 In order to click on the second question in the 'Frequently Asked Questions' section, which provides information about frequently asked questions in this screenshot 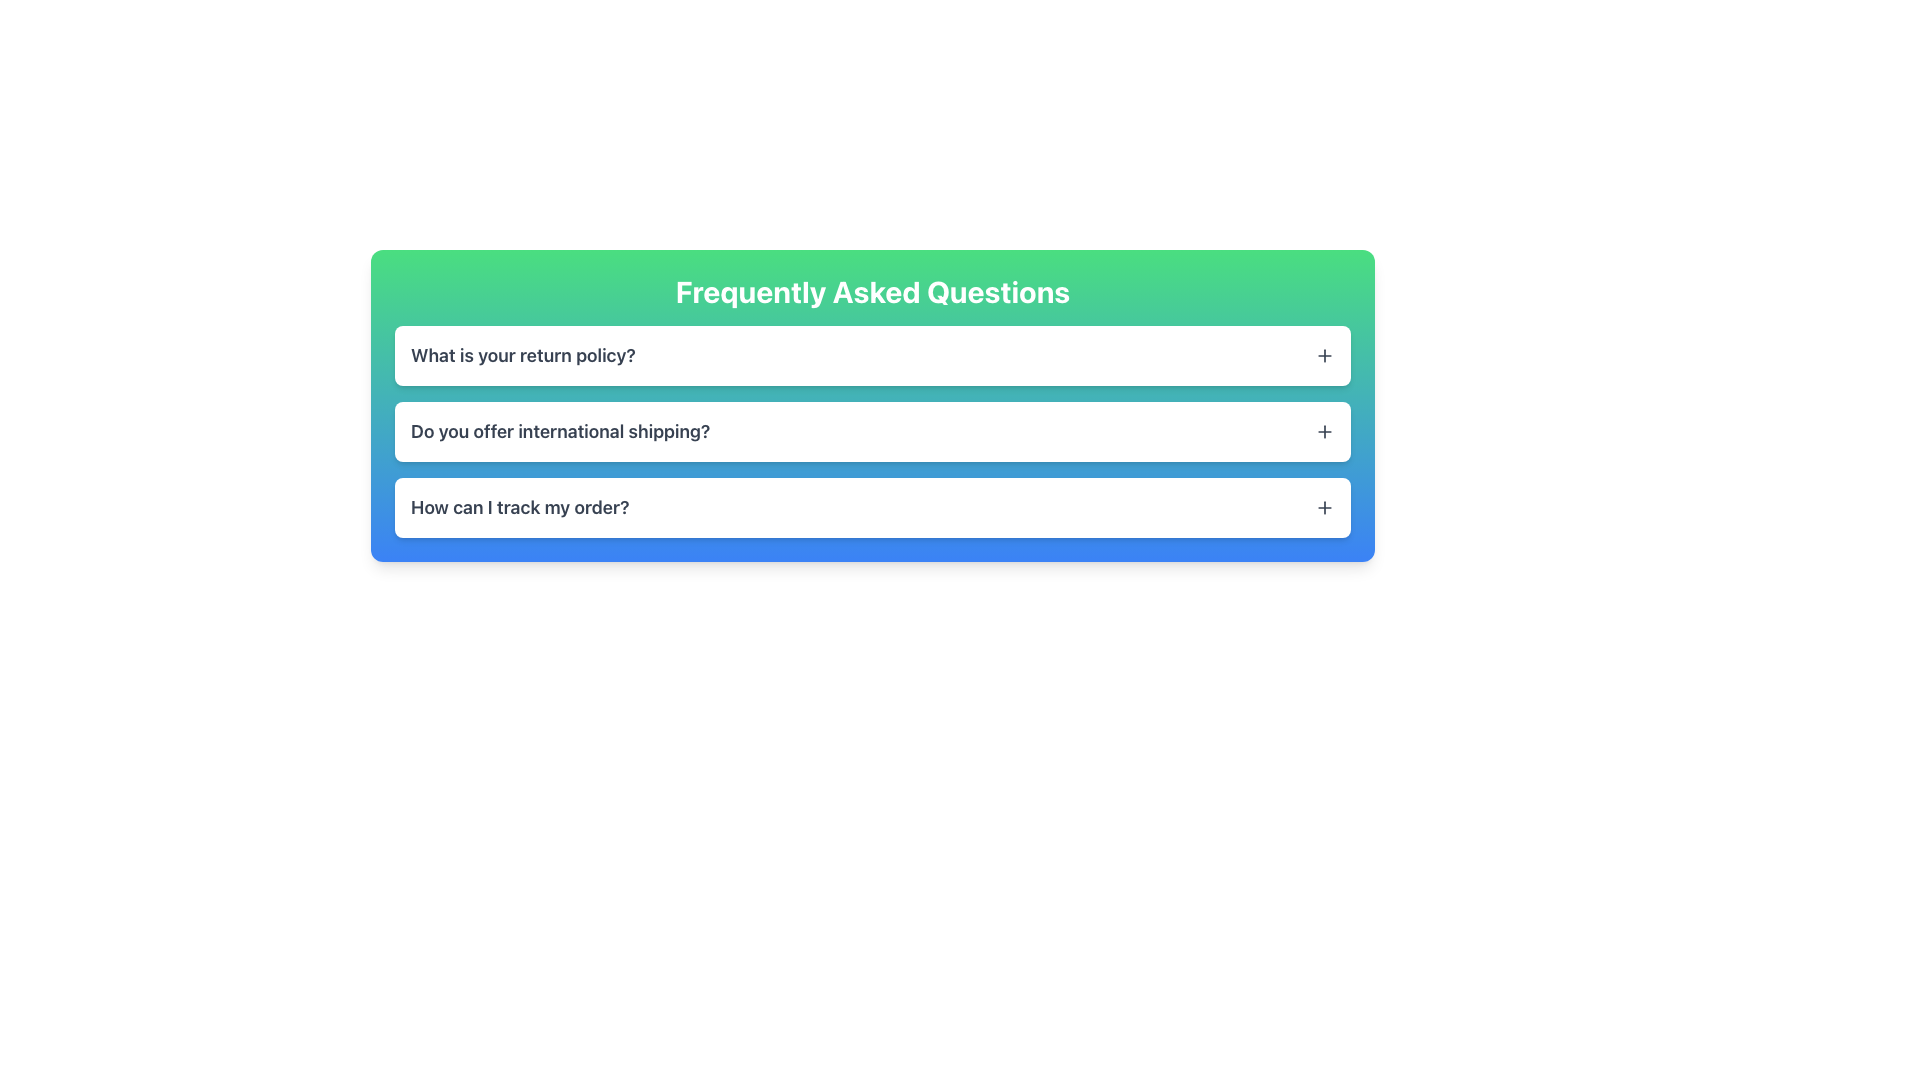, I will do `click(873, 431)`.